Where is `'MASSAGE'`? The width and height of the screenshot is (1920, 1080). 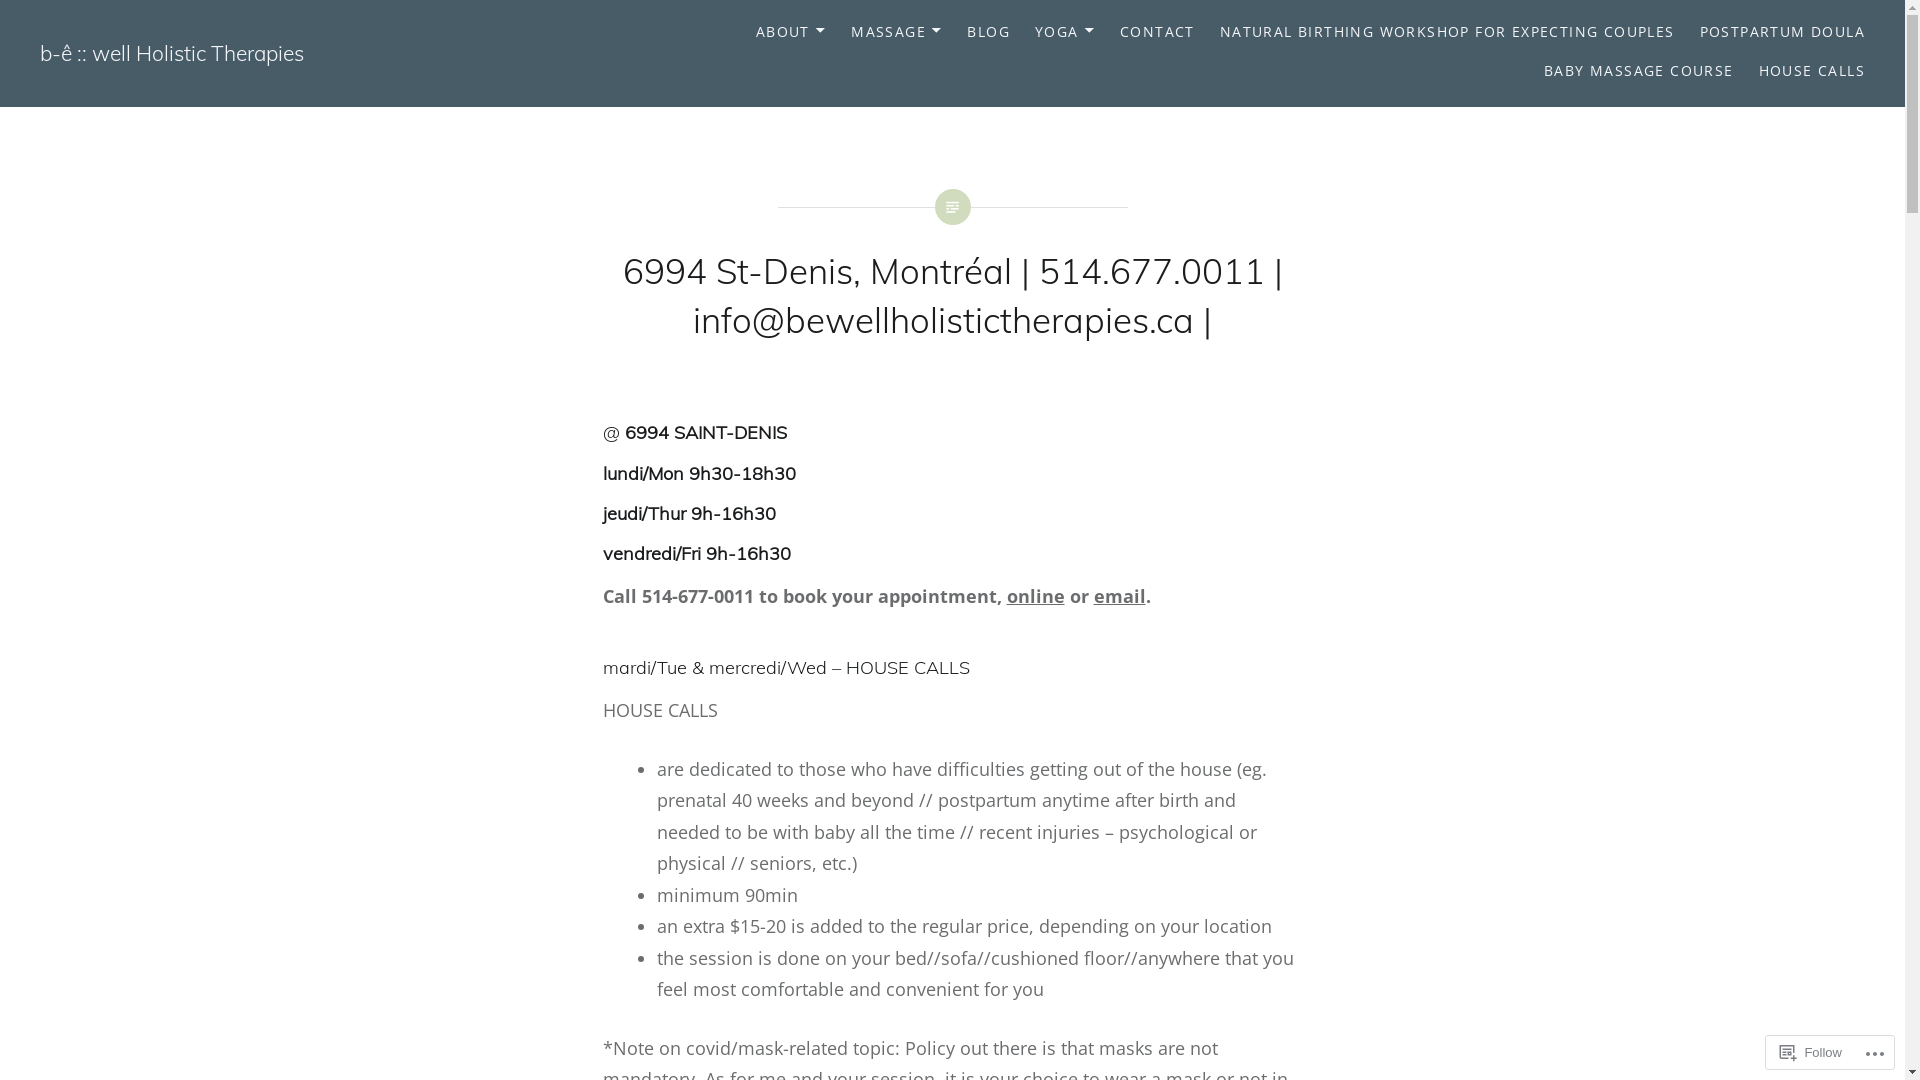
'MASSAGE' is located at coordinates (850, 32).